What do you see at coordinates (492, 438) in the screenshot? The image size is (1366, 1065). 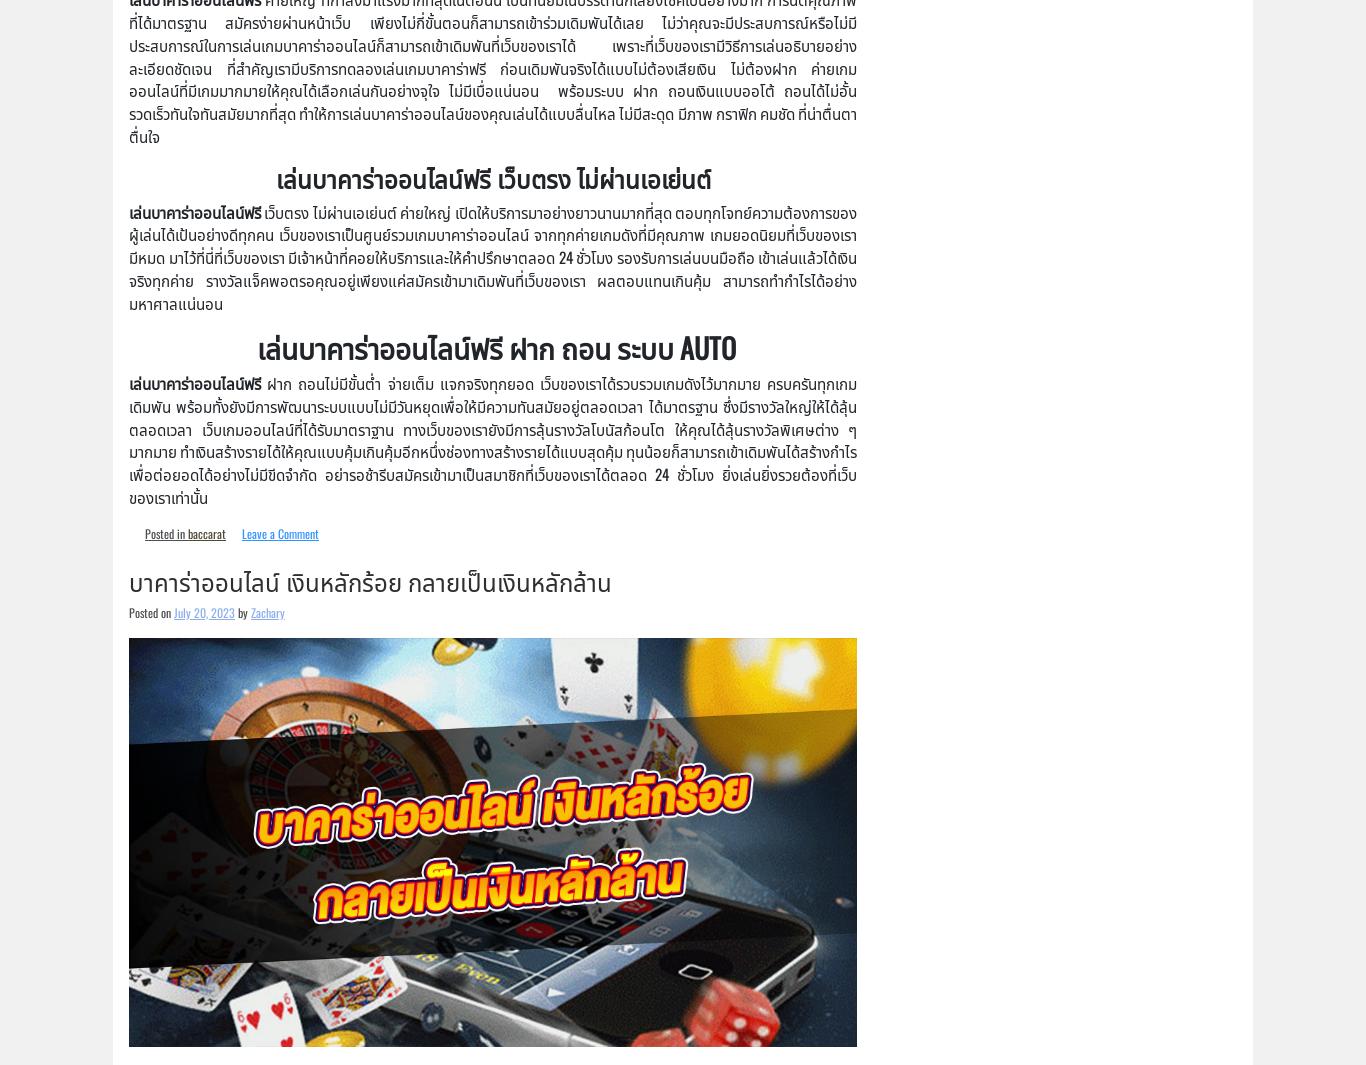 I see `'ฝาก ถอนไม่มีขั้นต่ำ จ่ายเต็ม แจกจริงทุกยอด เว็บของเราได้รวบรวมเกมดังไว้มากมาย ครบครันทุกเกมเดิมพัน พร้อมทั้งยังมีการพัฒนาระบบแบบไม่มีวันหยุดเพื่อให้มีความทันสมัยอยู่ตลอดเวลา ได้มาตรฐาน ซึ่งมีรางวัลใหญ่ให้ได้ลุ้นตลอดเวลา เว็บเกมออนไลน์ที่ได้รับมาตราฐาน ทางเว็บของเรายังมีการลุ้นรางวัลโบนัสก้อนโต ให้คุณได้ลุ้นรางวัลพิเศษต่าง ๆ มากมาย ทำเงินสร้างรายได้ให้คุณแบบคุ้มเกินคุ้มอีกหนึ่งช่องทางสร้างรายได้แบบสุดคุ้ม ทุนน้อยก็สามารถเข้าเดิมพันได้สร้างกำไรเพื่อต่อยอดได้อย่างไม่มีขีดจำกัด อย่ารอช้ารีบสมัครเข้ามาเป็นสมาชิกที่เว็บของเราได้ตลอด 24 ชั่วโมง ยิ่งเล่นยิ่งรวยต้องที่เว็บของเราเท่านั้น'` at bounding box center [492, 438].